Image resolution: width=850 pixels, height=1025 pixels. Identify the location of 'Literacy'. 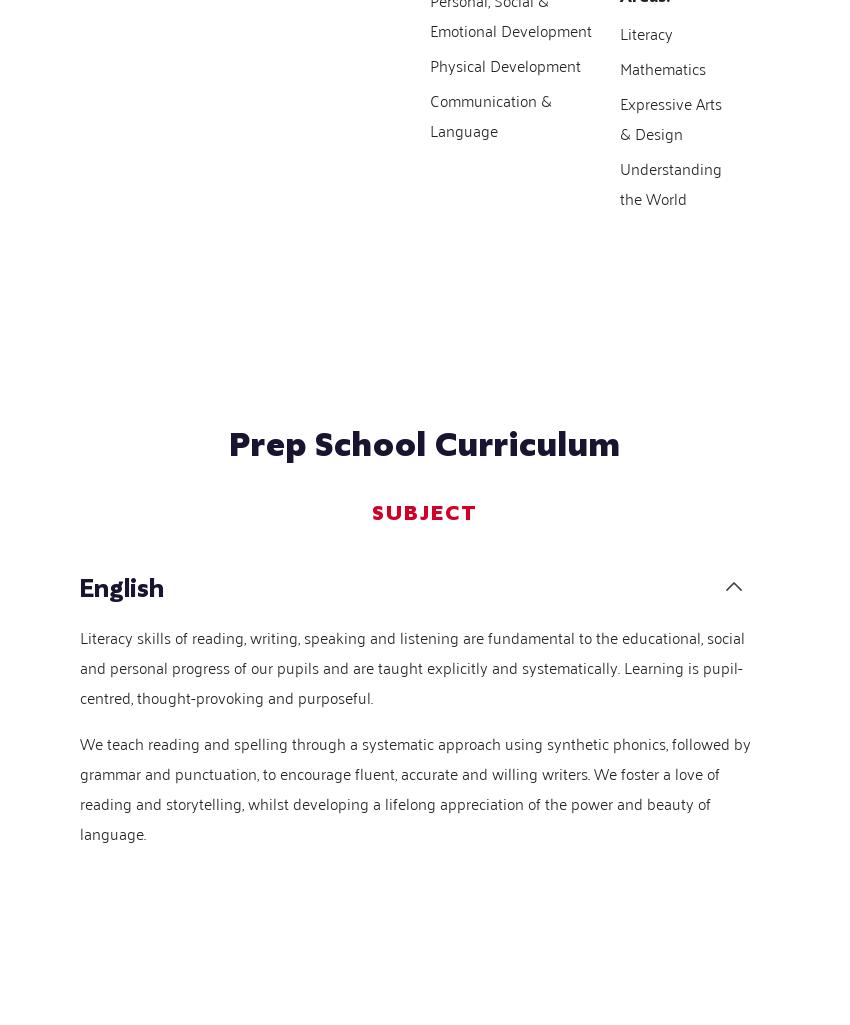
(618, 31).